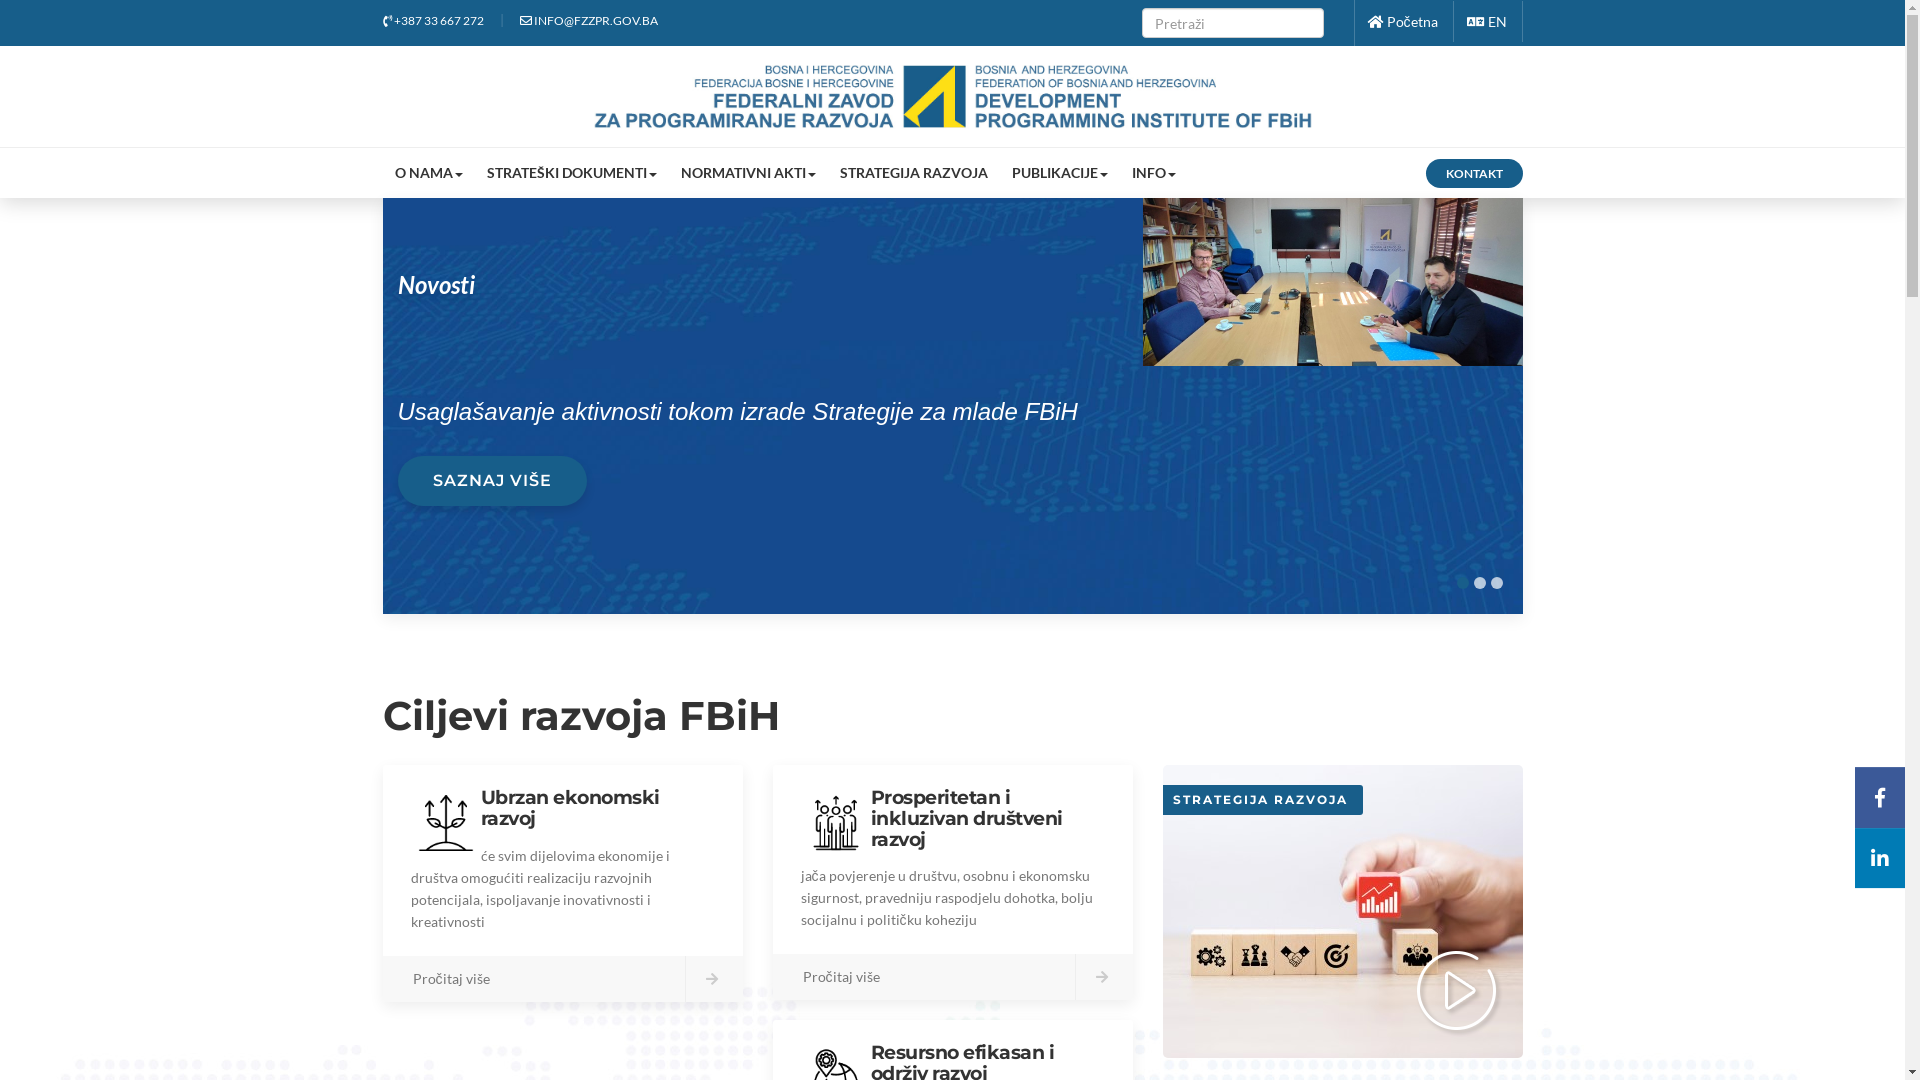 The height and width of the screenshot is (1080, 1920). I want to click on 'KONTAKT', so click(1474, 172).